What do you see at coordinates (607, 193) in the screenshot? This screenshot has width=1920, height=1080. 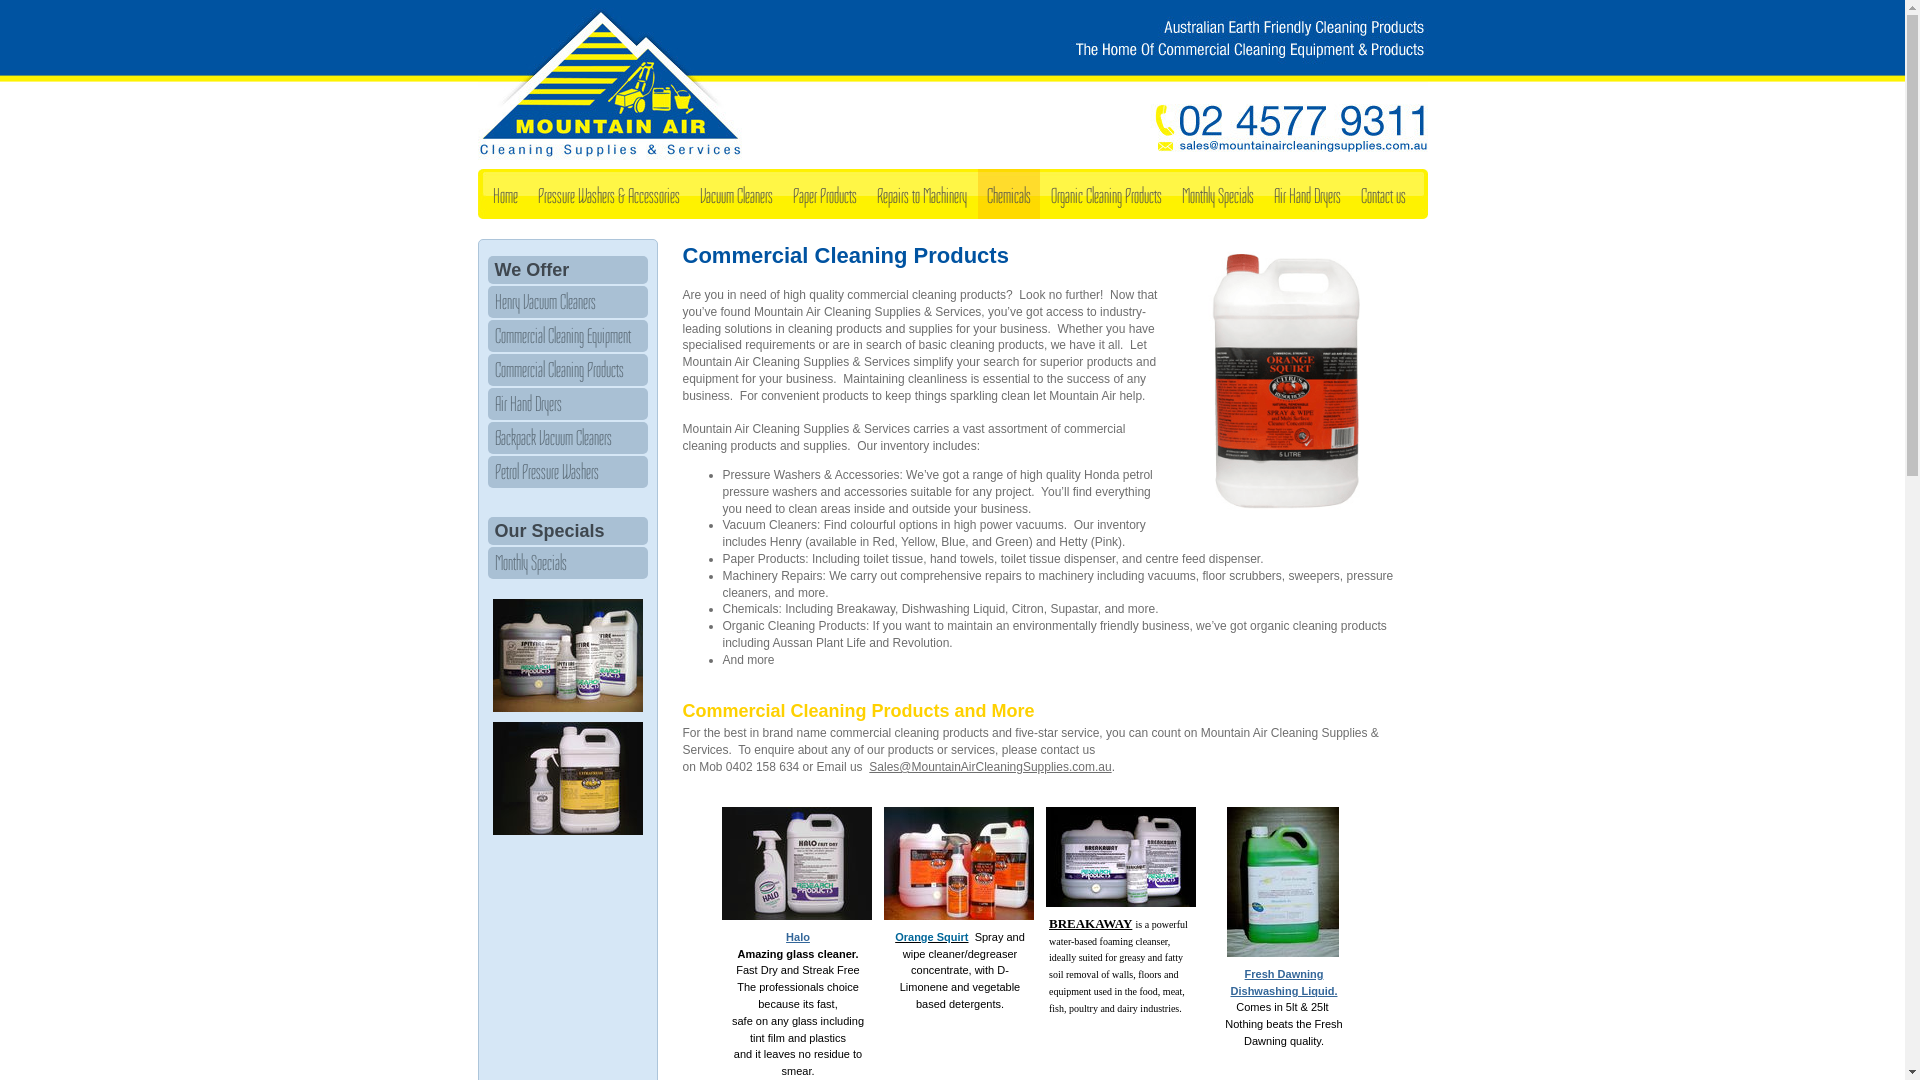 I see `'Pressure Washers & Accessories'` at bounding box center [607, 193].